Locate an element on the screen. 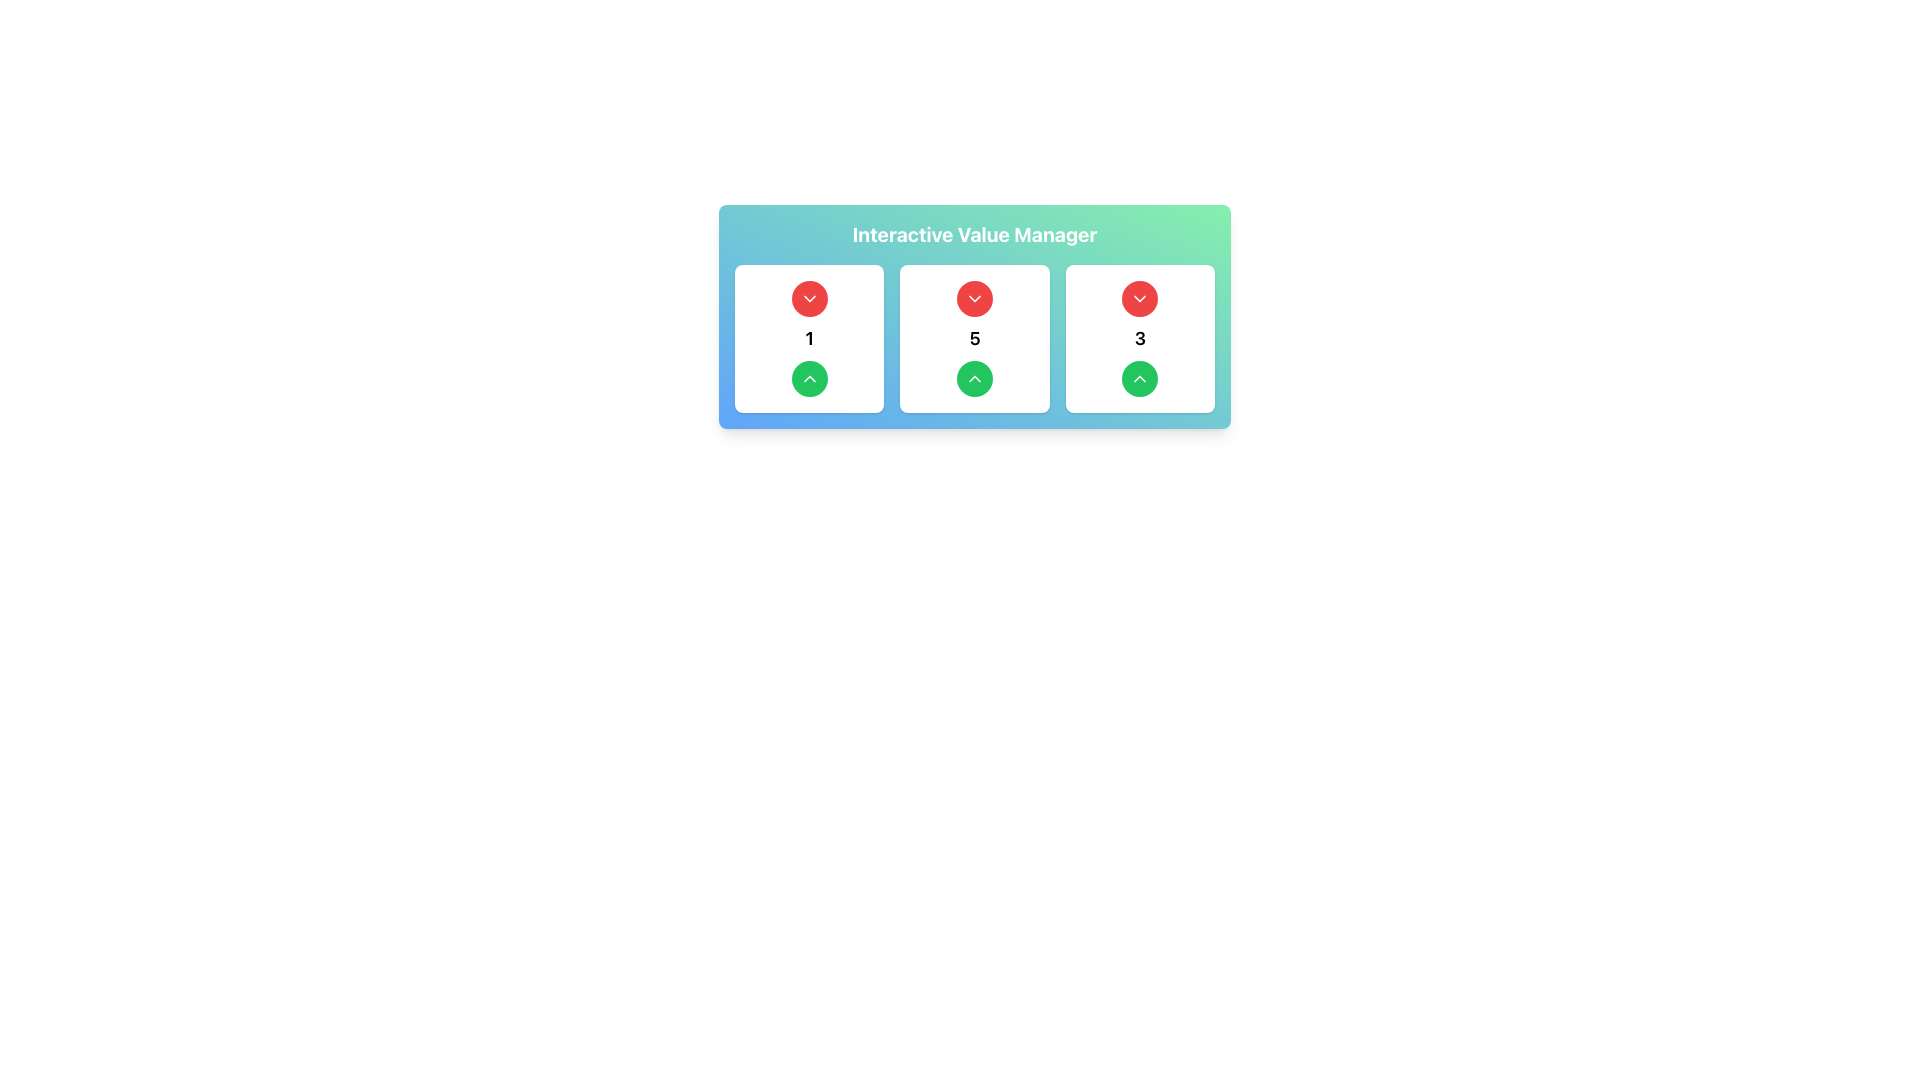  the downward chevron icon within the circular button located at the top section of the rightmost card in a three-card layout is located at coordinates (1140, 299).